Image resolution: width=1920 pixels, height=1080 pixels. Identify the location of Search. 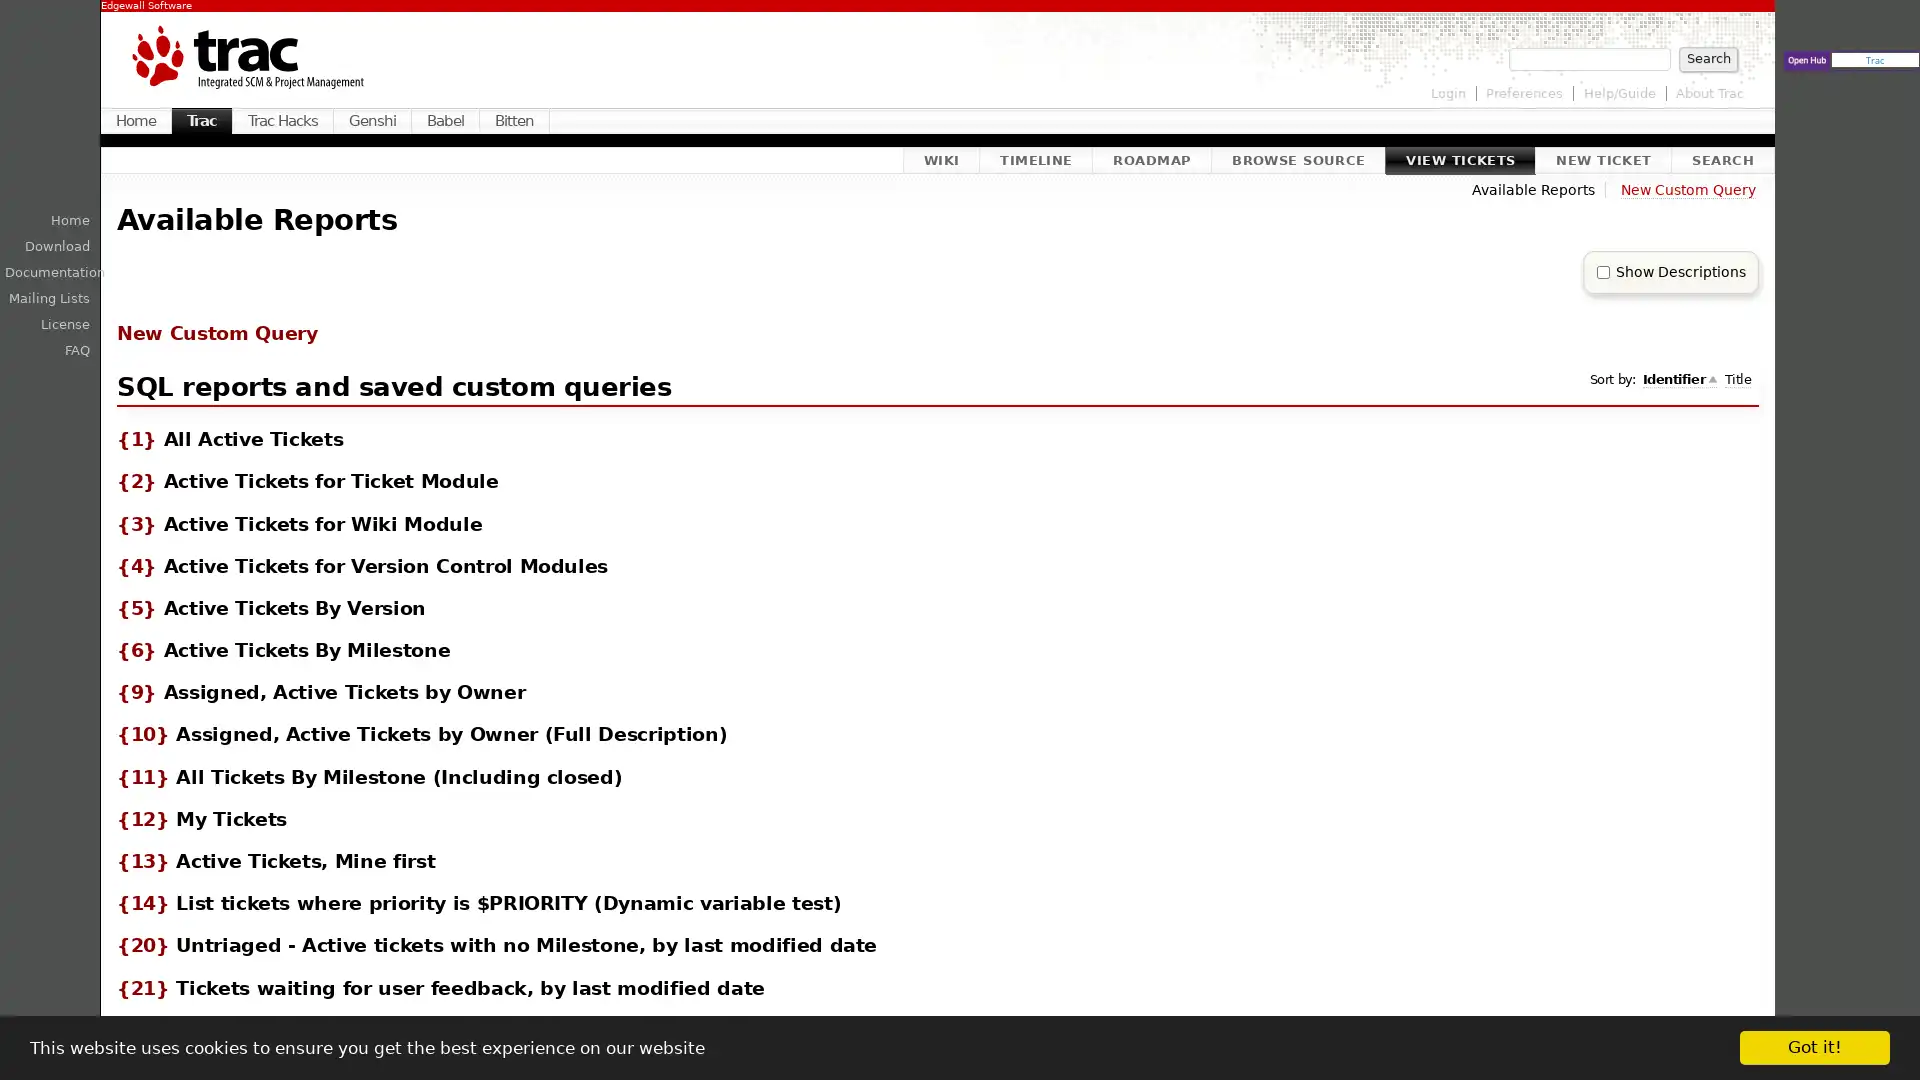
(1707, 57).